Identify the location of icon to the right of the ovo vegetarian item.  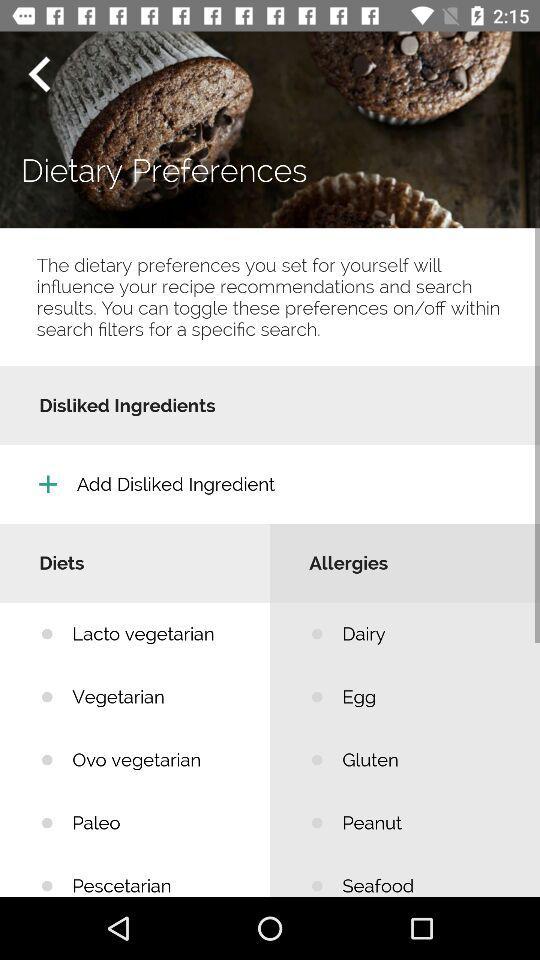
(425, 823).